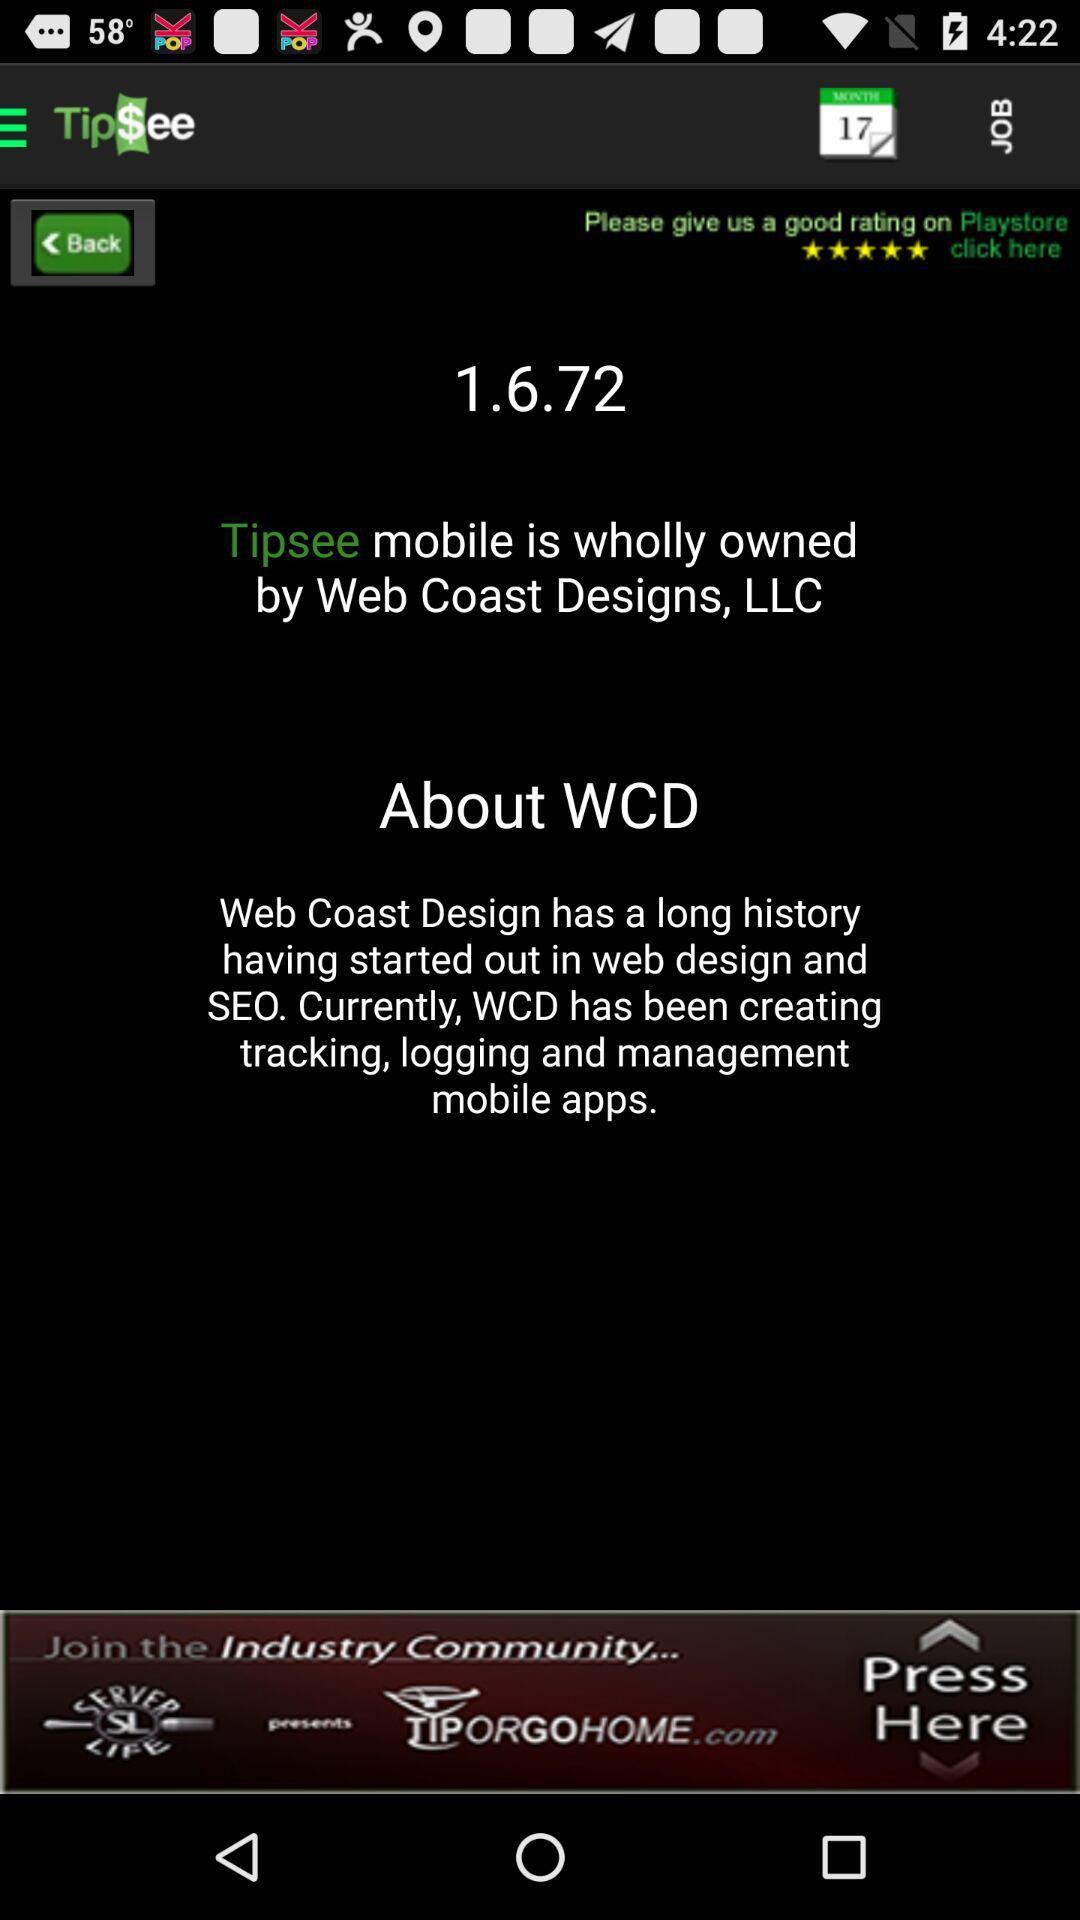  I want to click on go back, so click(81, 242).